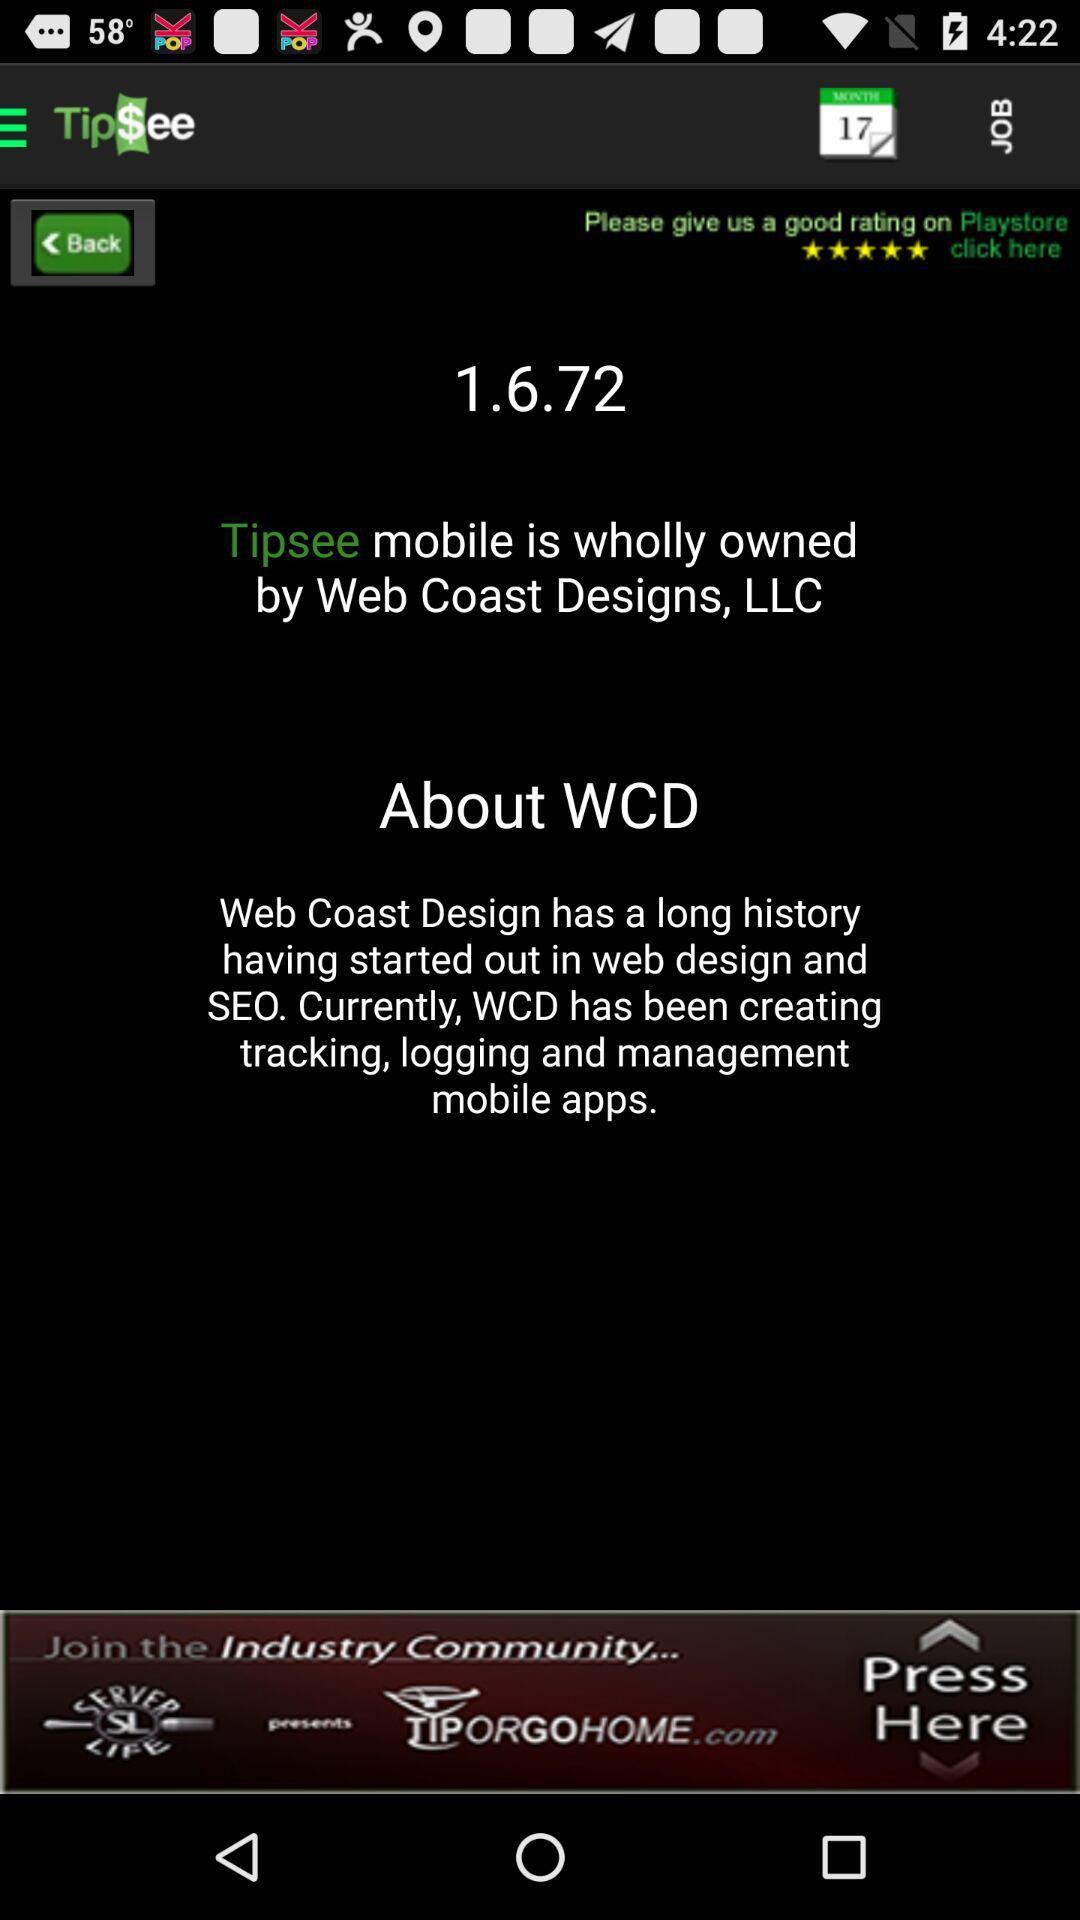  I want to click on go back, so click(81, 242).